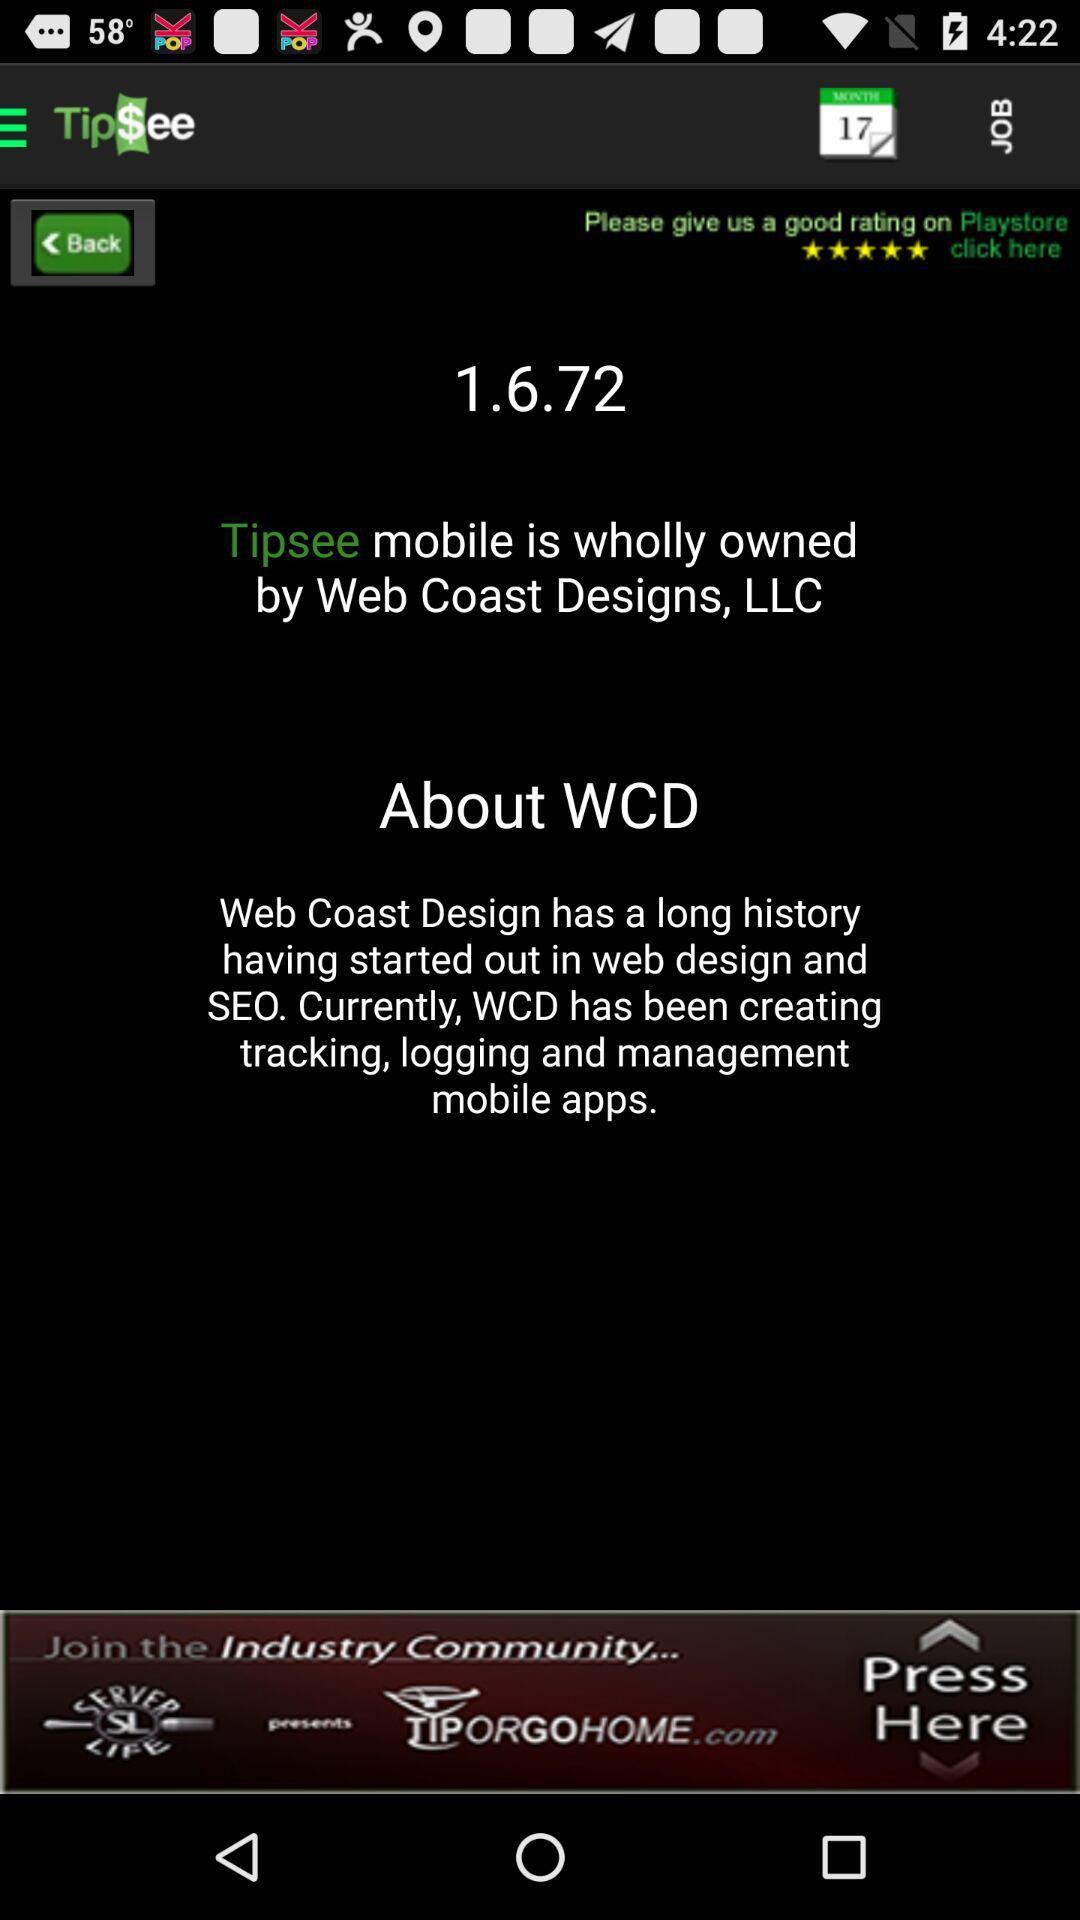  I want to click on go back, so click(81, 242).